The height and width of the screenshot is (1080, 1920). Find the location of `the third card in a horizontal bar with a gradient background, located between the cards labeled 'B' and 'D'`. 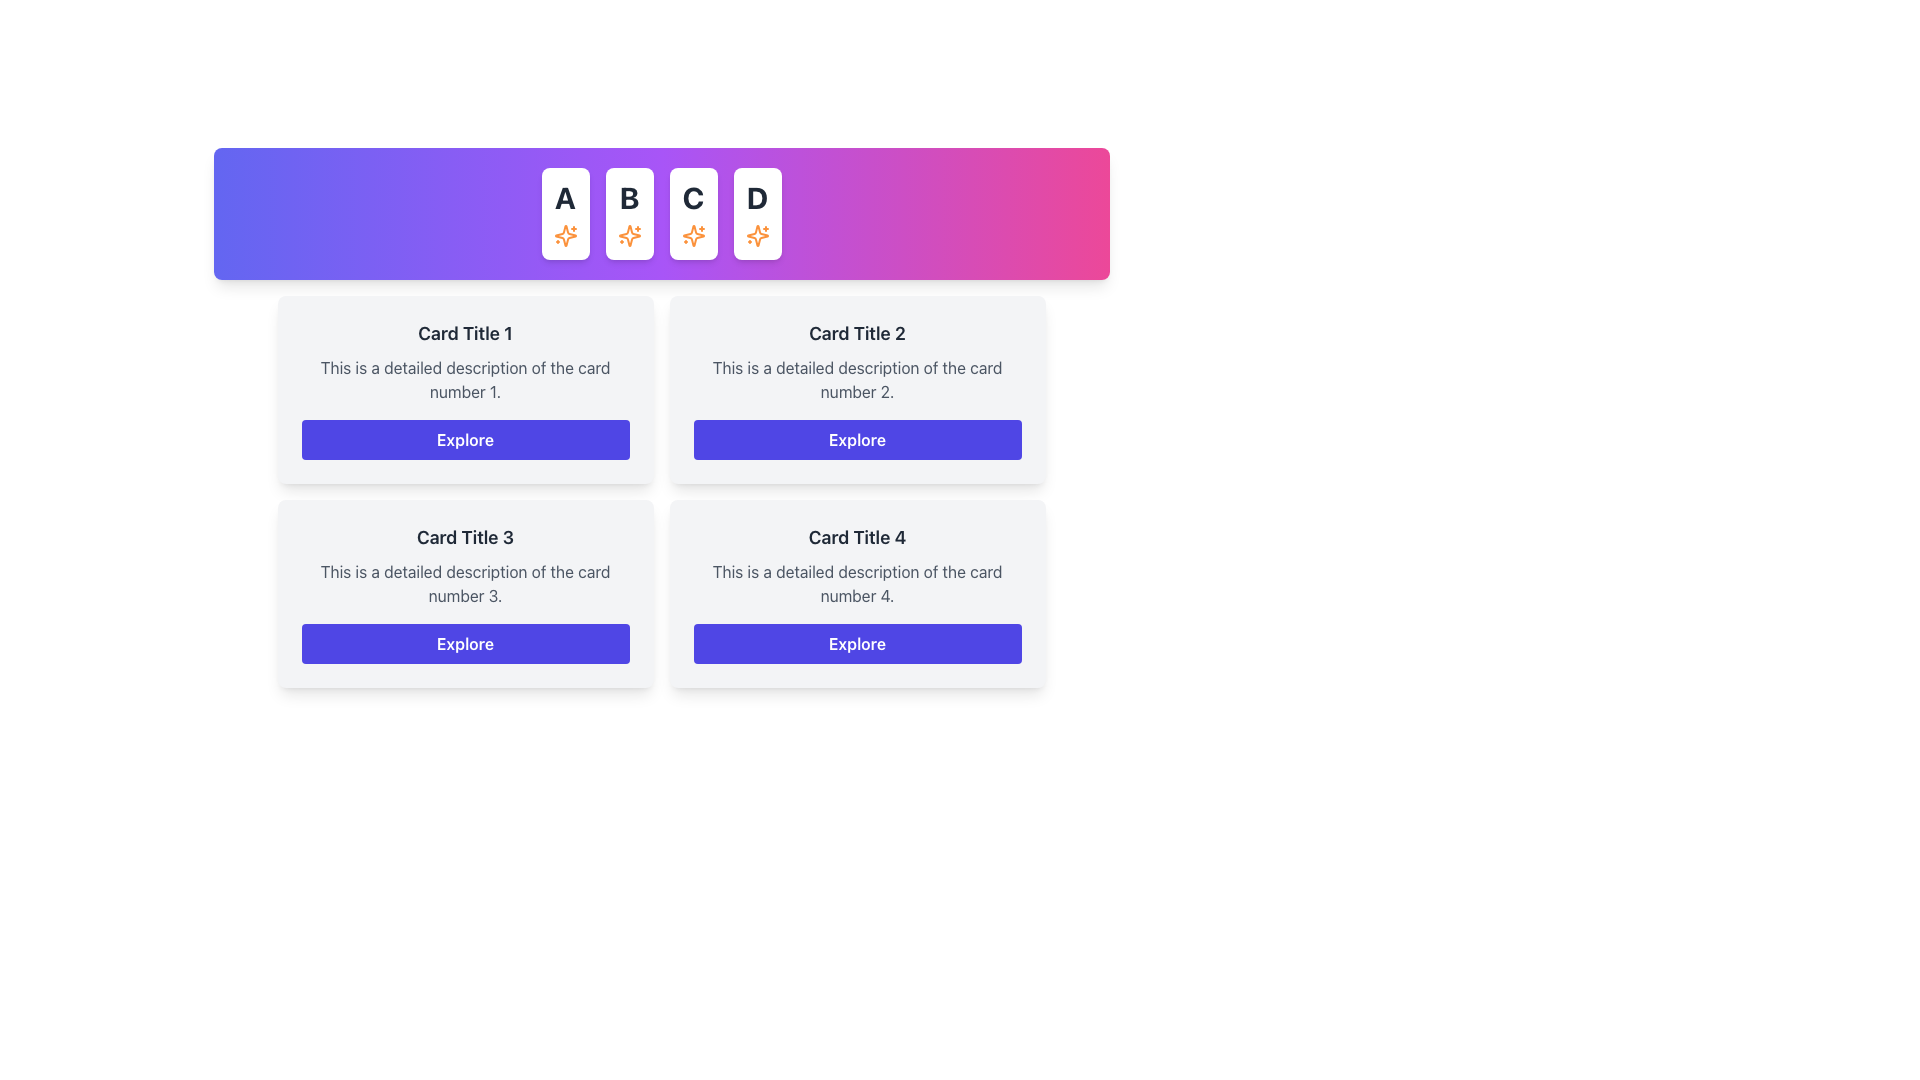

the third card in a horizontal bar with a gradient background, located between the cards labeled 'B' and 'D' is located at coordinates (693, 213).